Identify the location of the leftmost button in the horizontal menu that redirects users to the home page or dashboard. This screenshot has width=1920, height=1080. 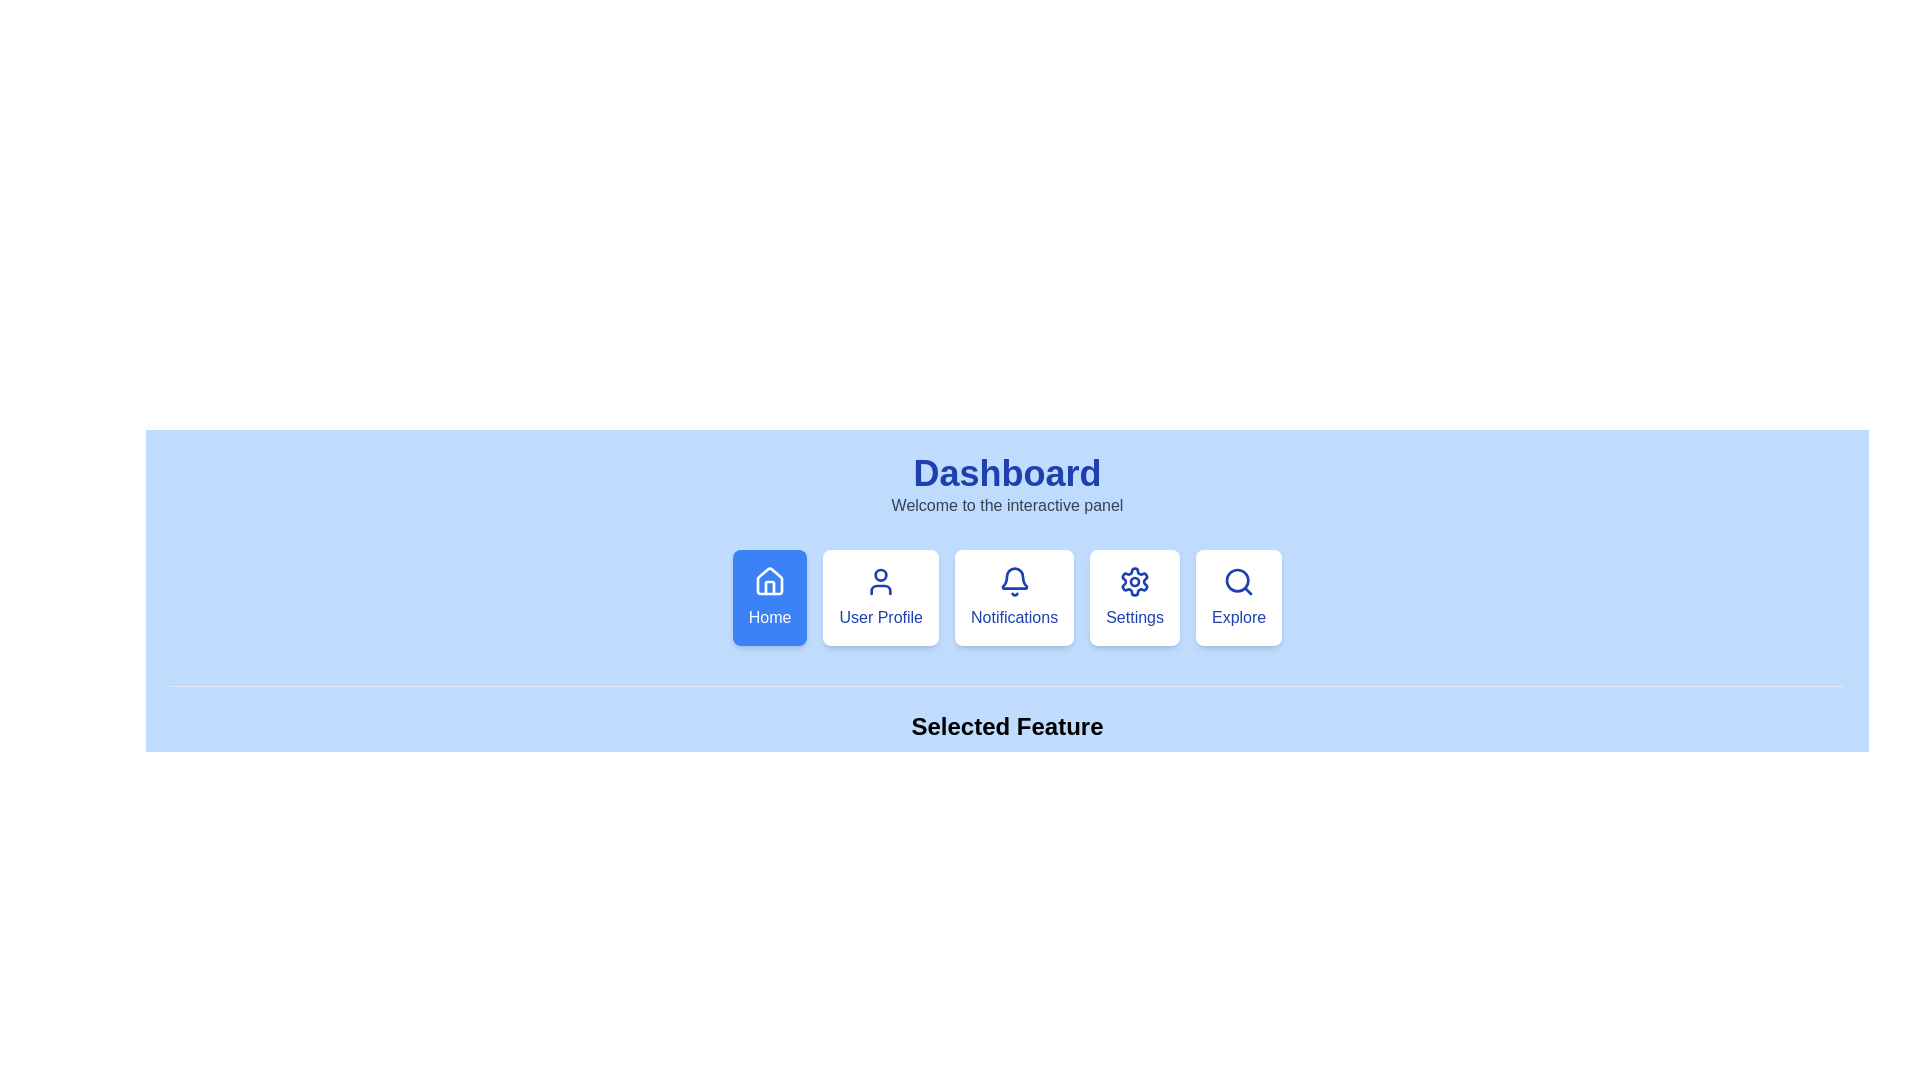
(769, 596).